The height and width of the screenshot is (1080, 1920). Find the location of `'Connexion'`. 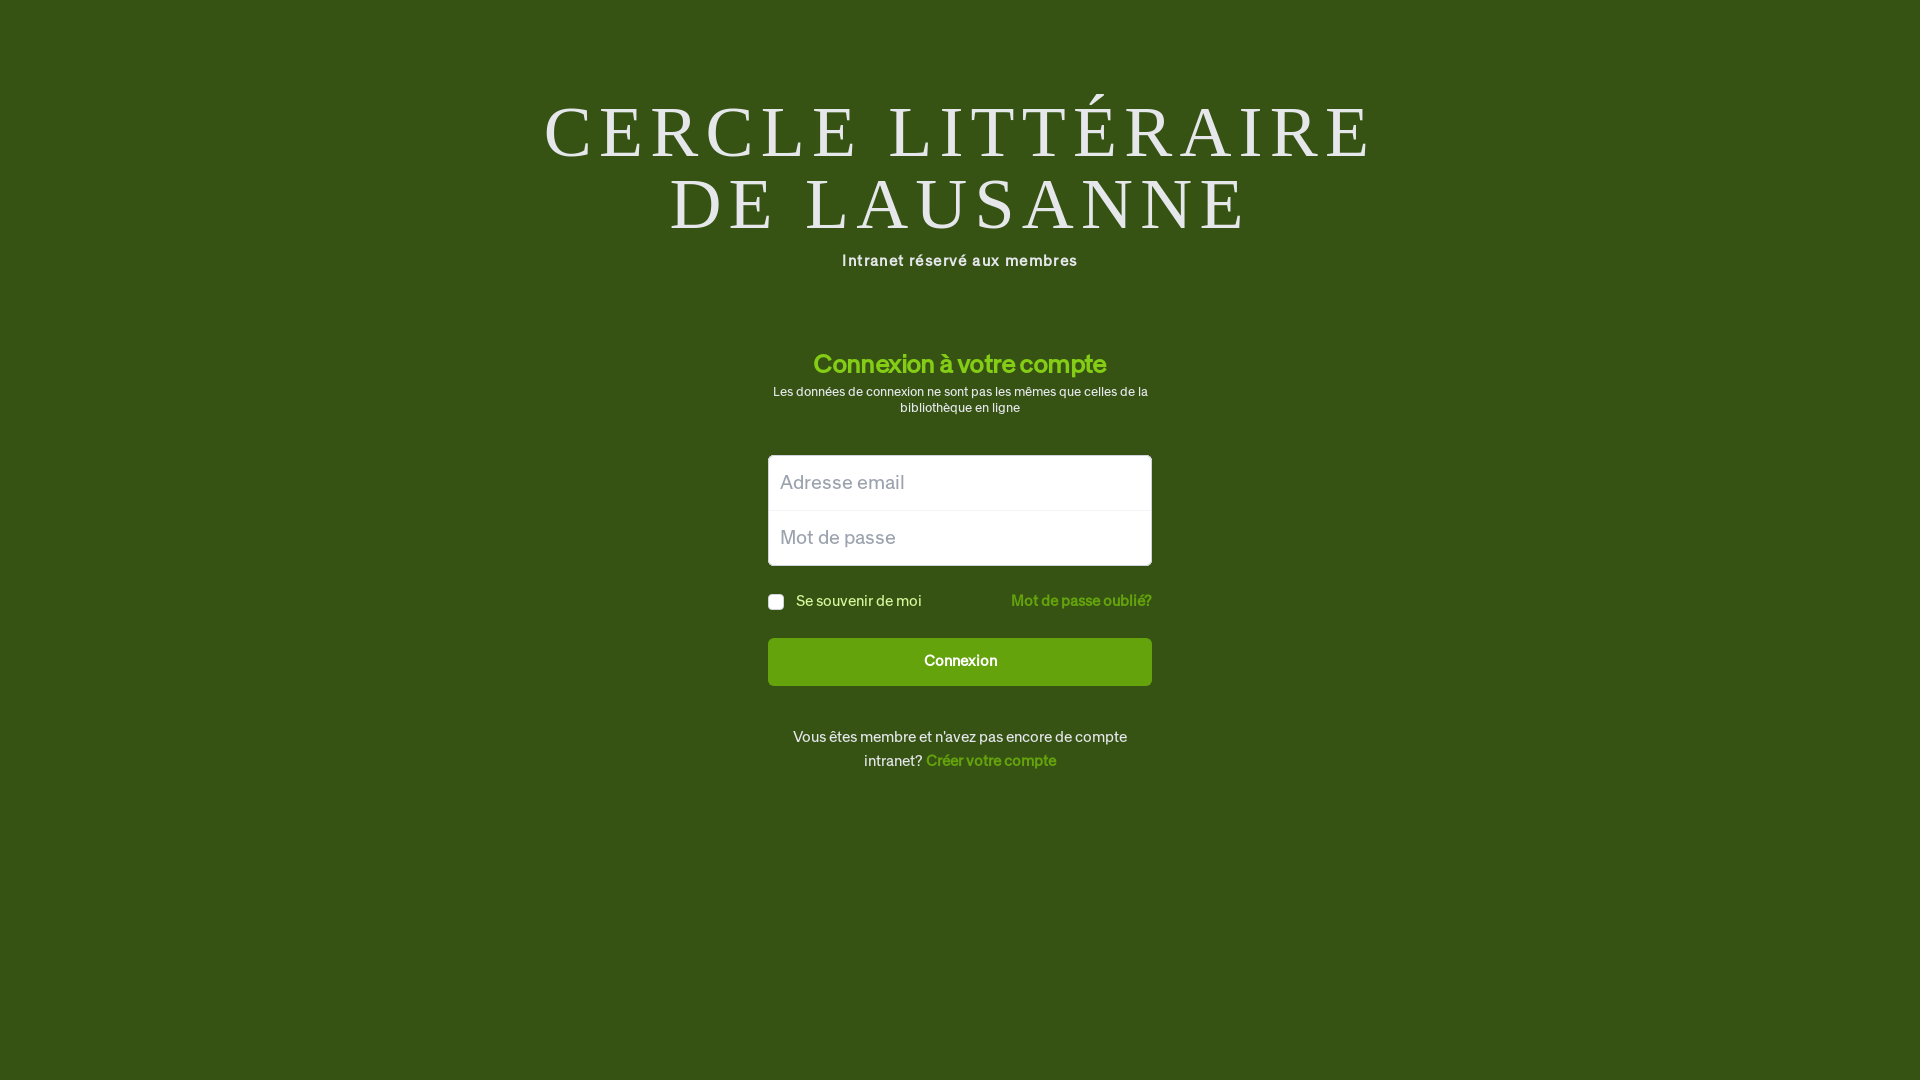

'Connexion' is located at coordinates (960, 662).